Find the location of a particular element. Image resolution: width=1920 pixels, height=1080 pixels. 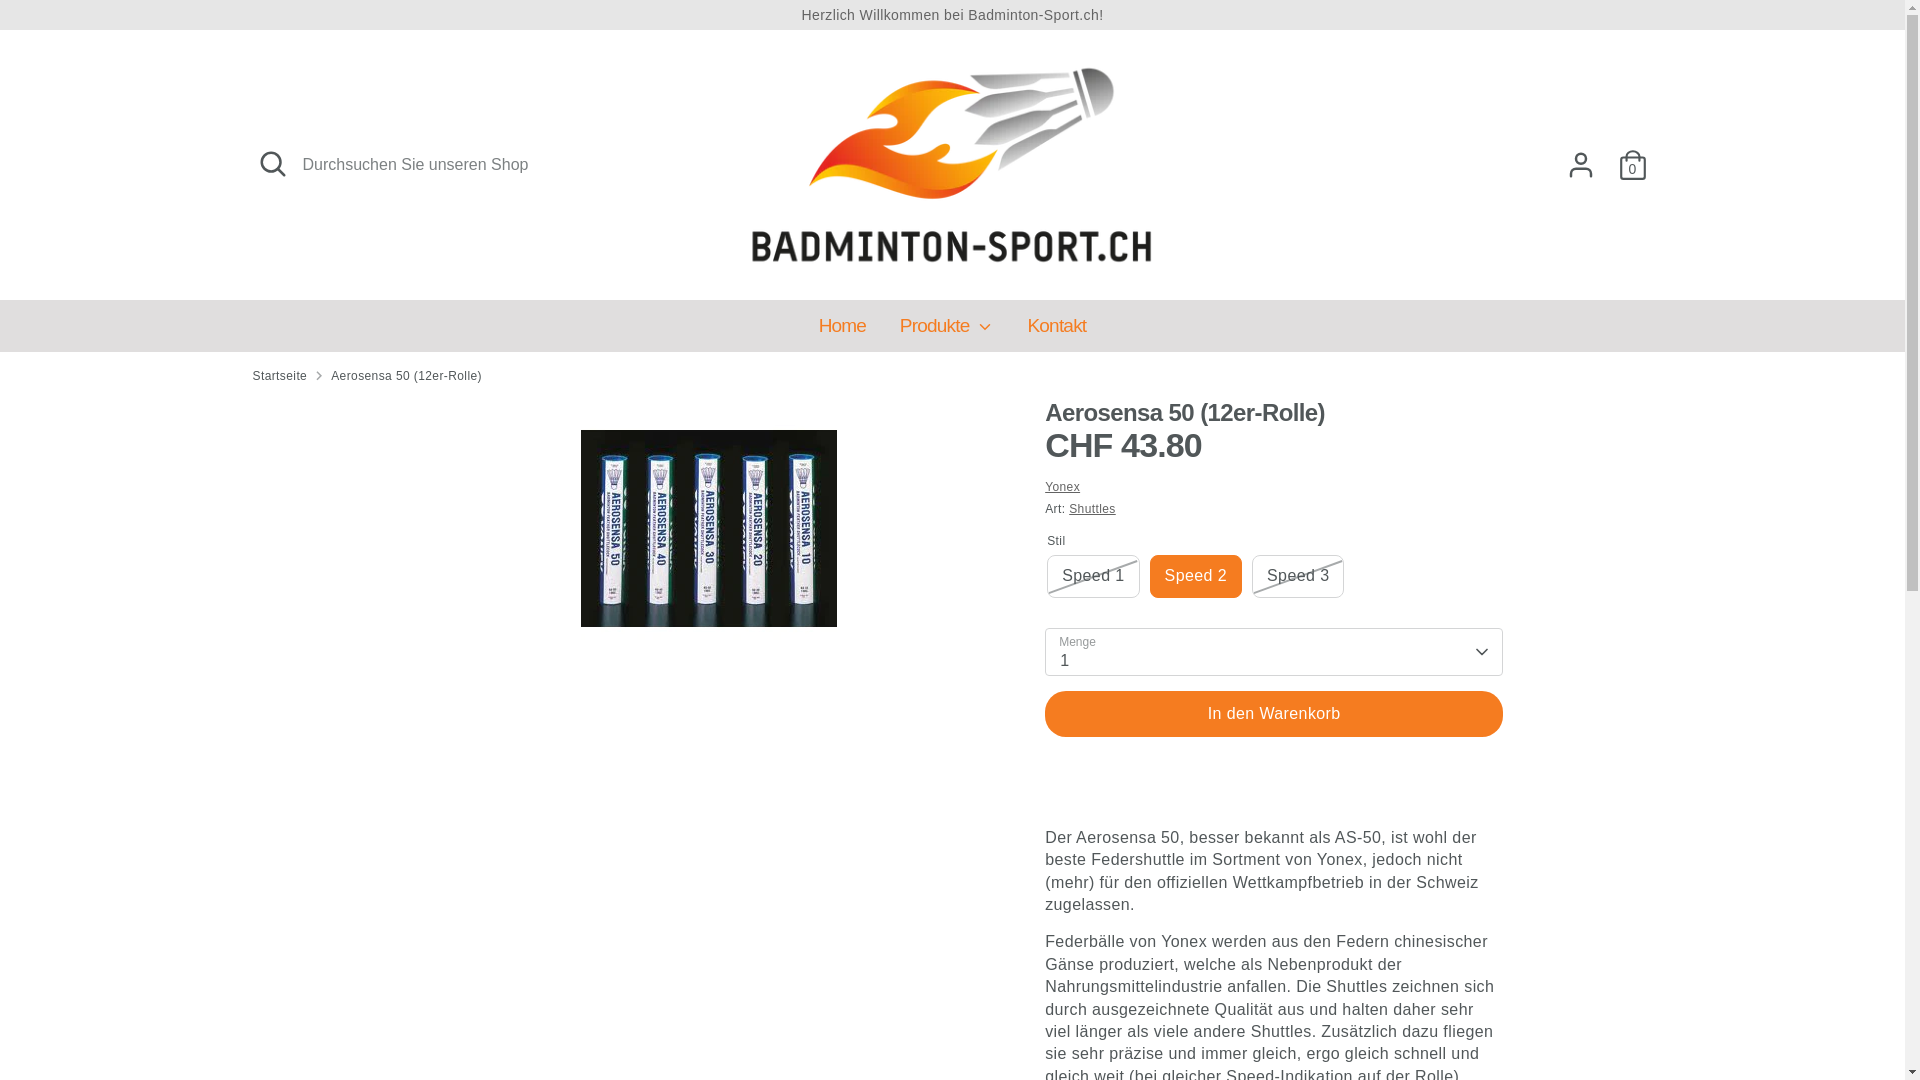

'Kontakt' is located at coordinates (1055, 331).